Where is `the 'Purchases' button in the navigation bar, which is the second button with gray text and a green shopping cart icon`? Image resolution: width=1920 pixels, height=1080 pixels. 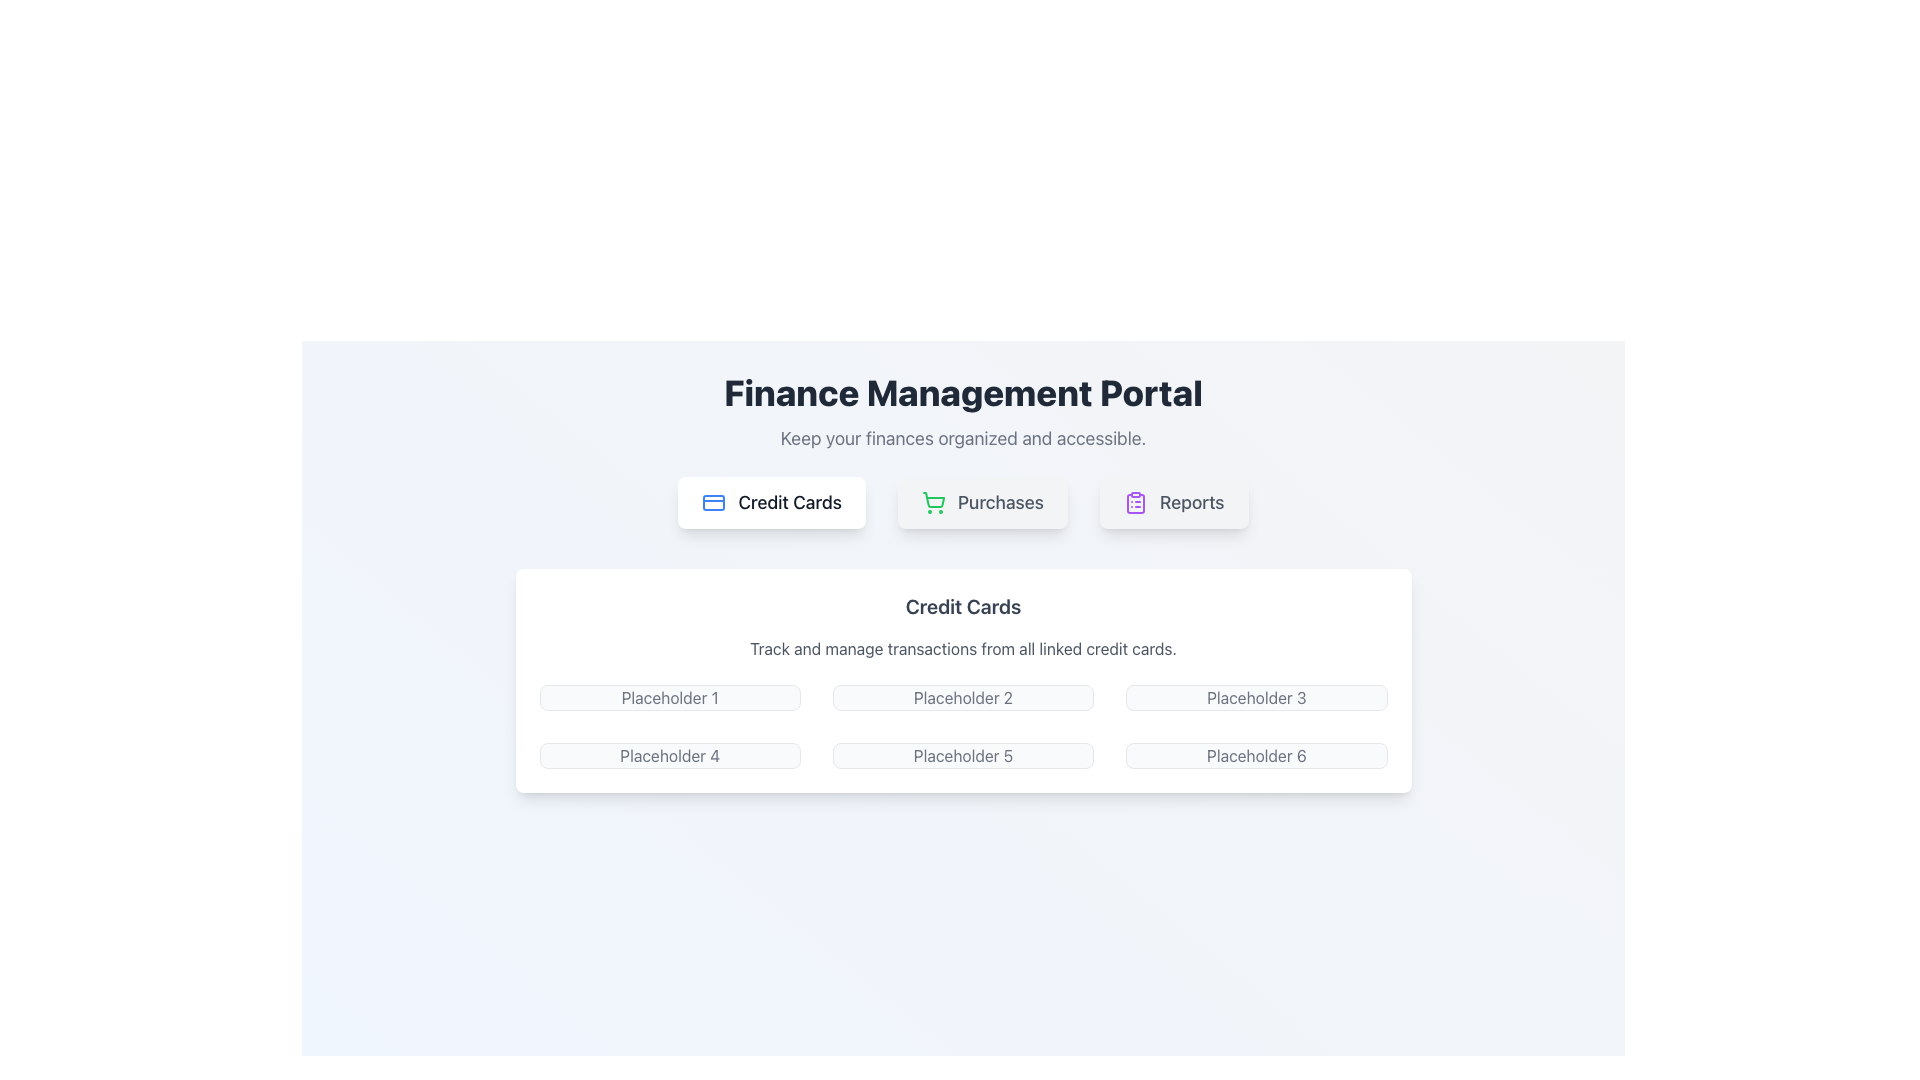 the 'Purchases' button in the navigation bar, which is the second button with gray text and a green shopping cart icon is located at coordinates (982, 501).